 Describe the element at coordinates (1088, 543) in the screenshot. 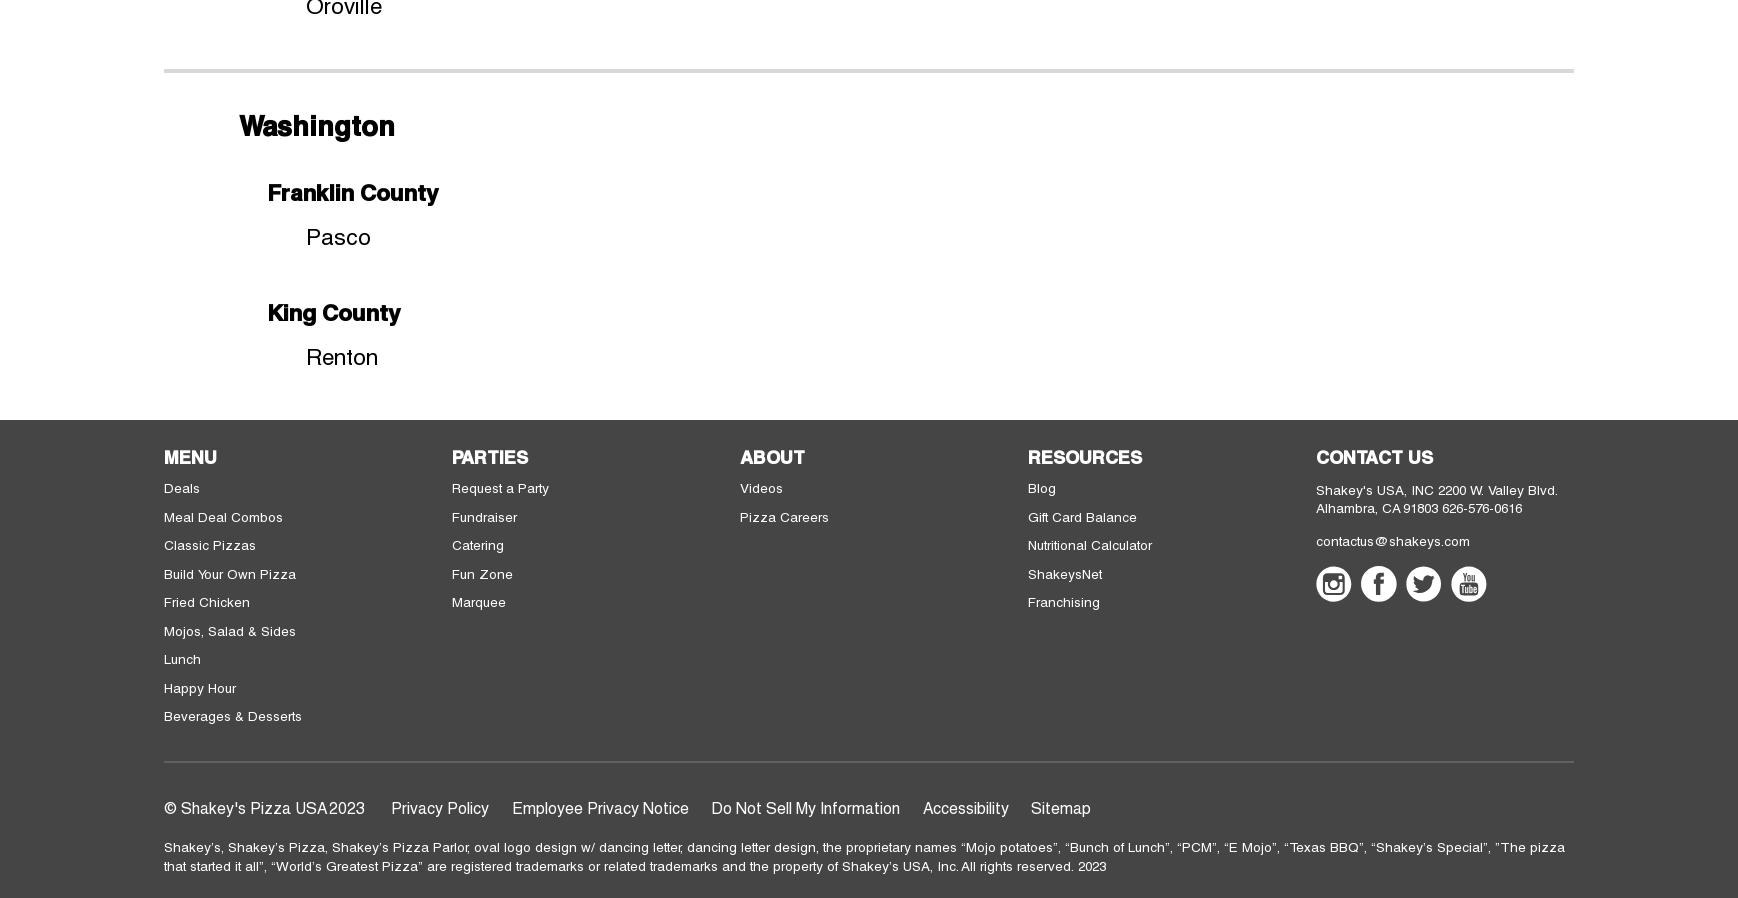

I see `'Nutritional Calculator'` at that location.